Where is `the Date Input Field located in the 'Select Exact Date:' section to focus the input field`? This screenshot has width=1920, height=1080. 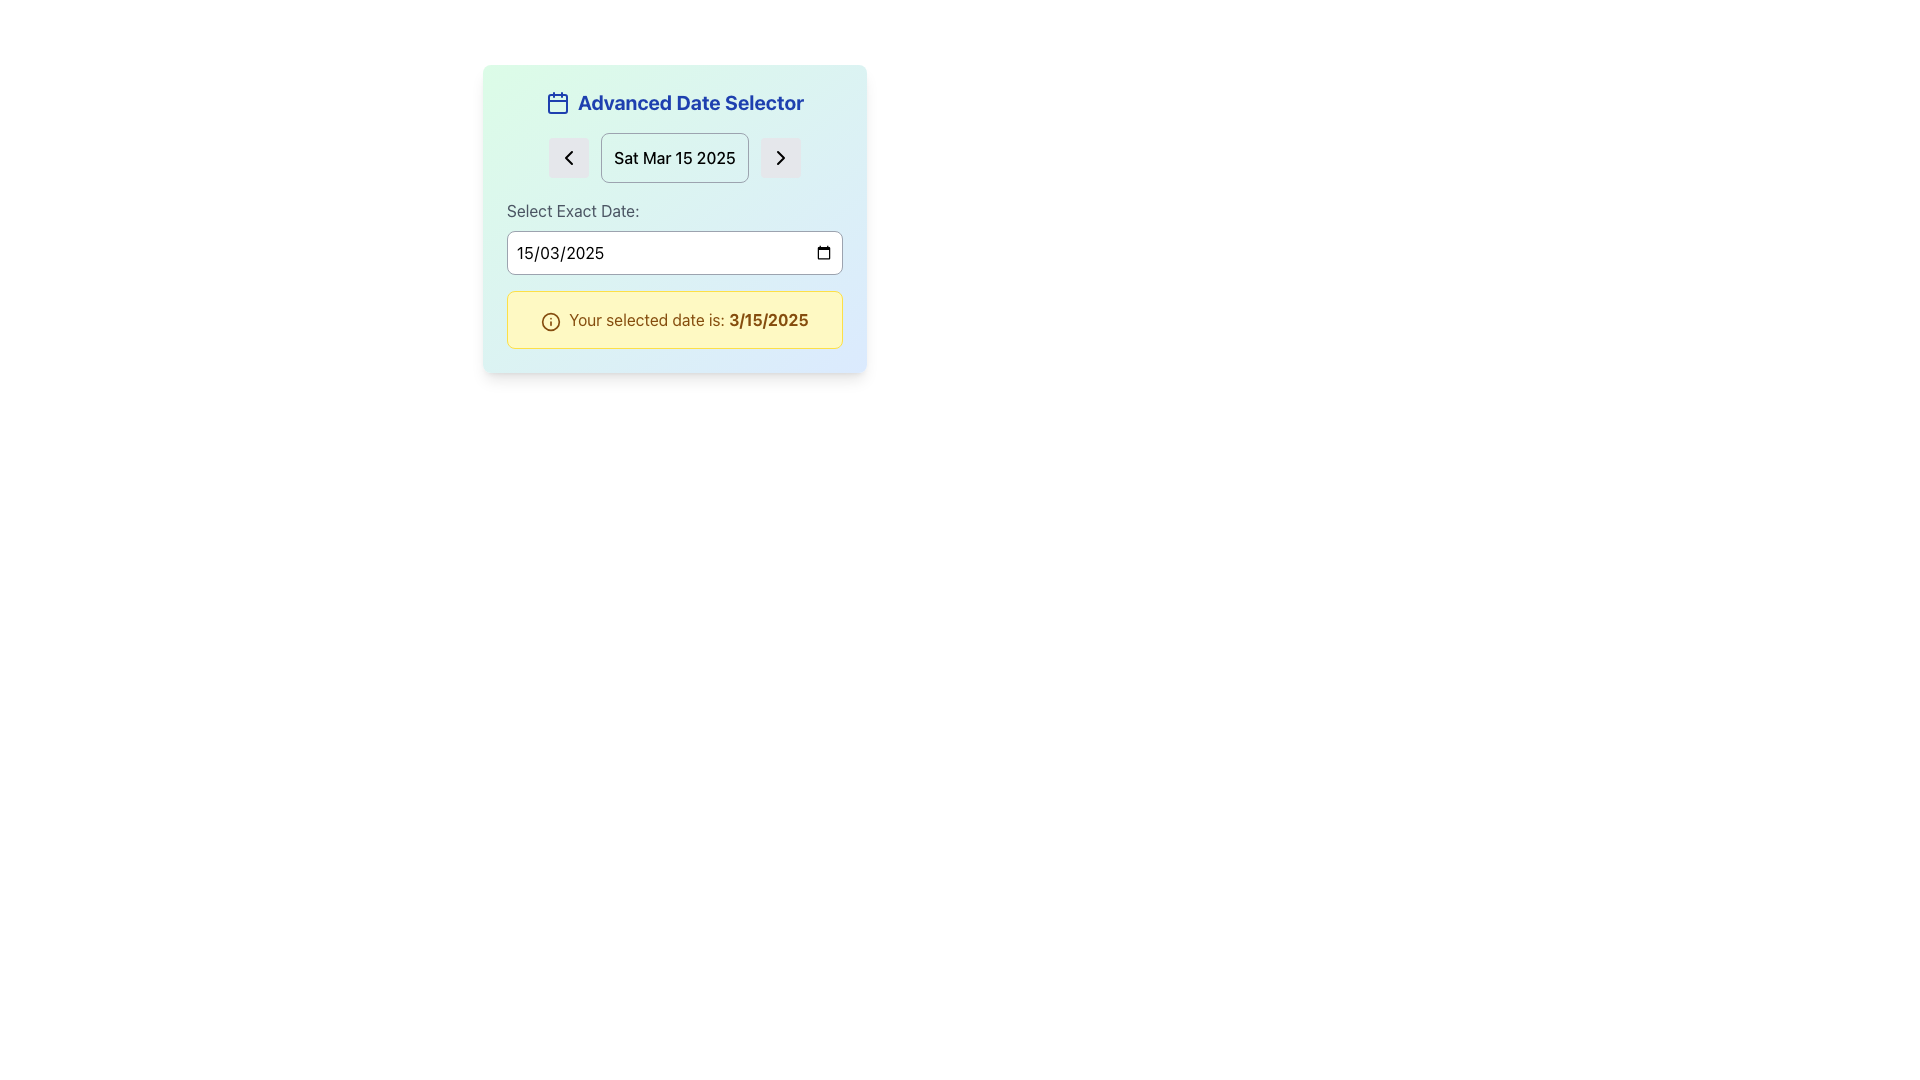
the Date Input Field located in the 'Select Exact Date:' section to focus the input field is located at coordinates (675, 252).